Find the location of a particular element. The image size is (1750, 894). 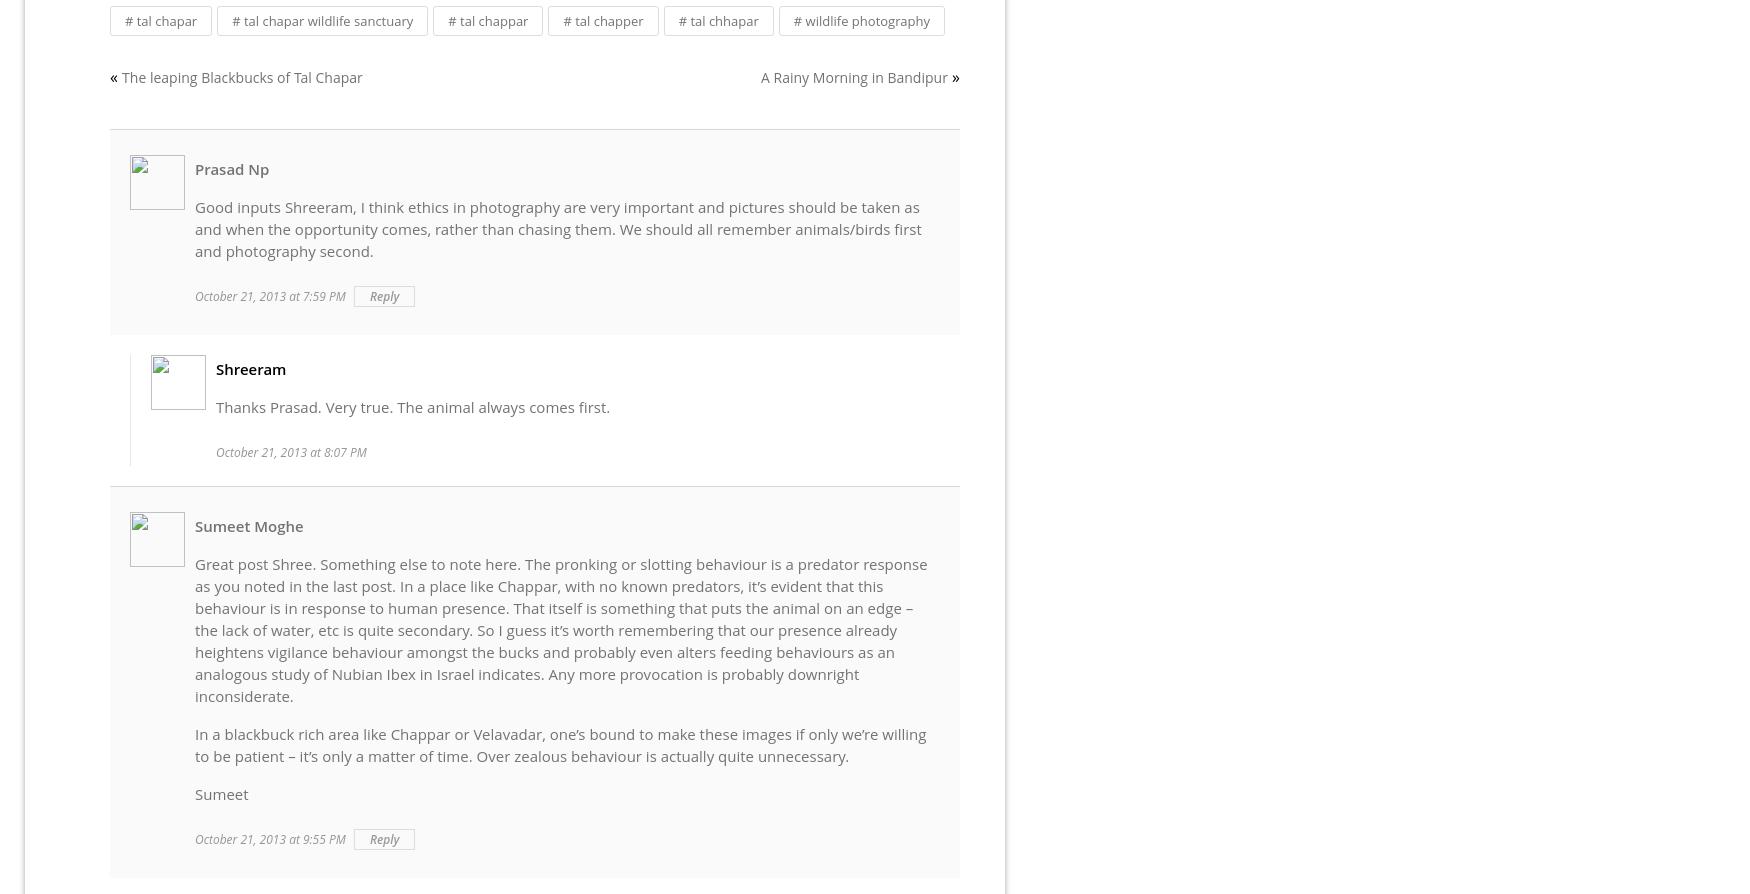

'Sumeet Moghe' is located at coordinates (249, 526).